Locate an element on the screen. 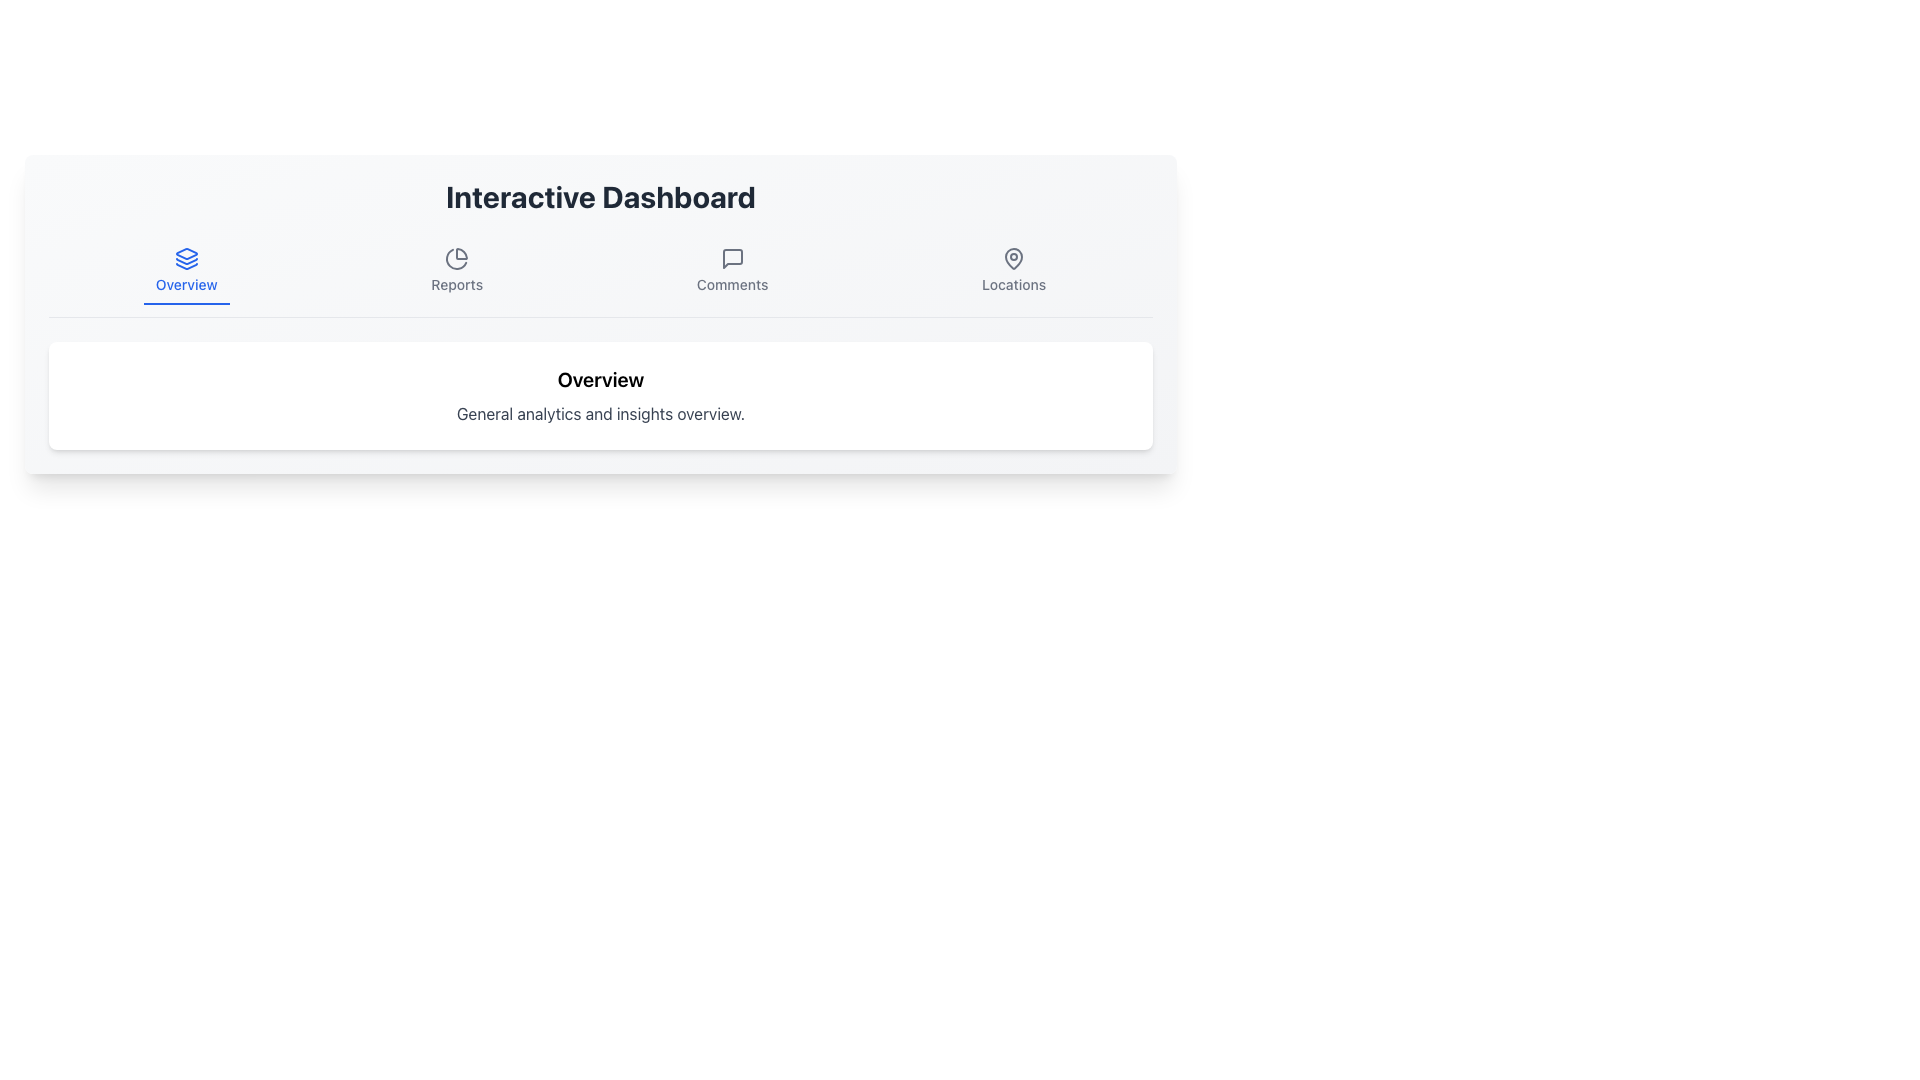  the message icon located above the 'Comments' label in the top-central area of the interface is located at coordinates (731, 257).